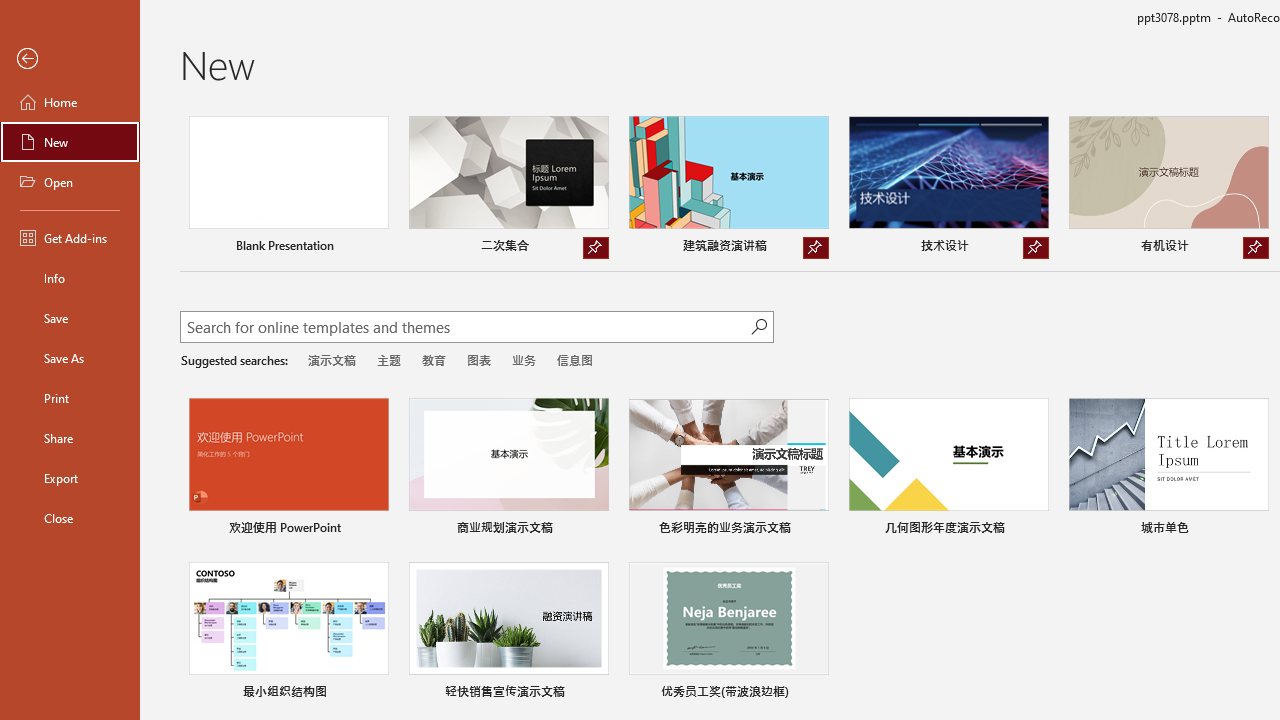 The height and width of the screenshot is (720, 1280). What do you see at coordinates (758, 325) in the screenshot?
I see `'Start searching'` at bounding box center [758, 325].